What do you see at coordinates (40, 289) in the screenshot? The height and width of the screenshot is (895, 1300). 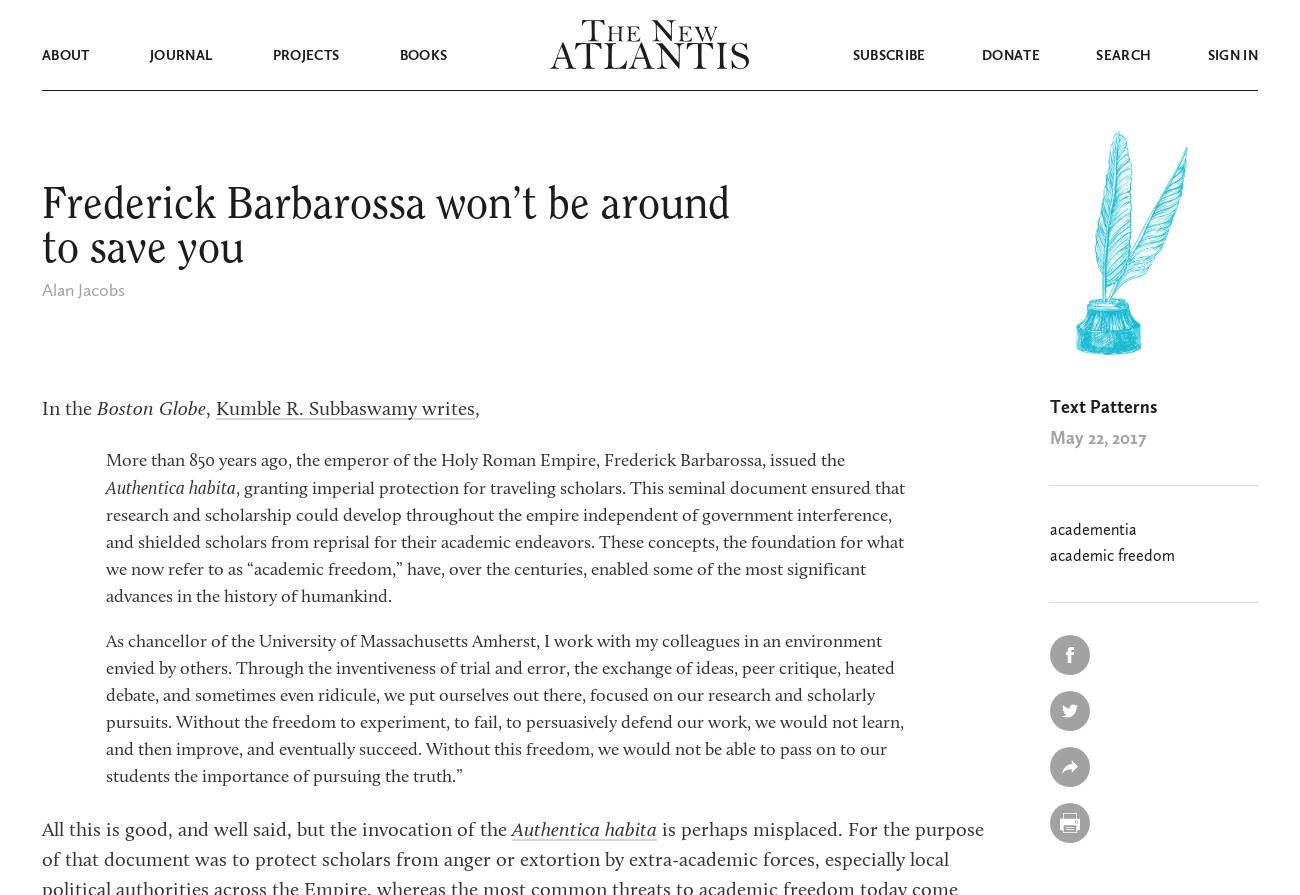 I see `'Alan Jacobs'` at bounding box center [40, 289].